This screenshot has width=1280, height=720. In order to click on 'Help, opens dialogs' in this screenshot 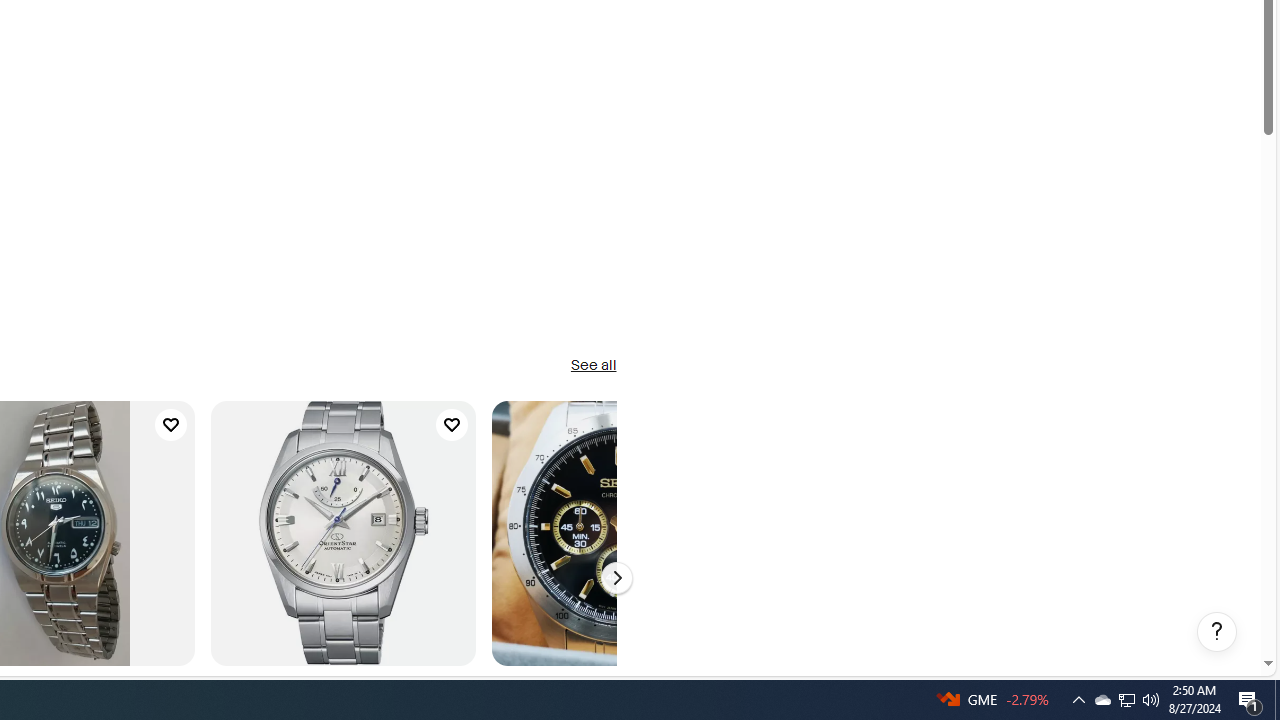, I will do `click(1216, 632)`.